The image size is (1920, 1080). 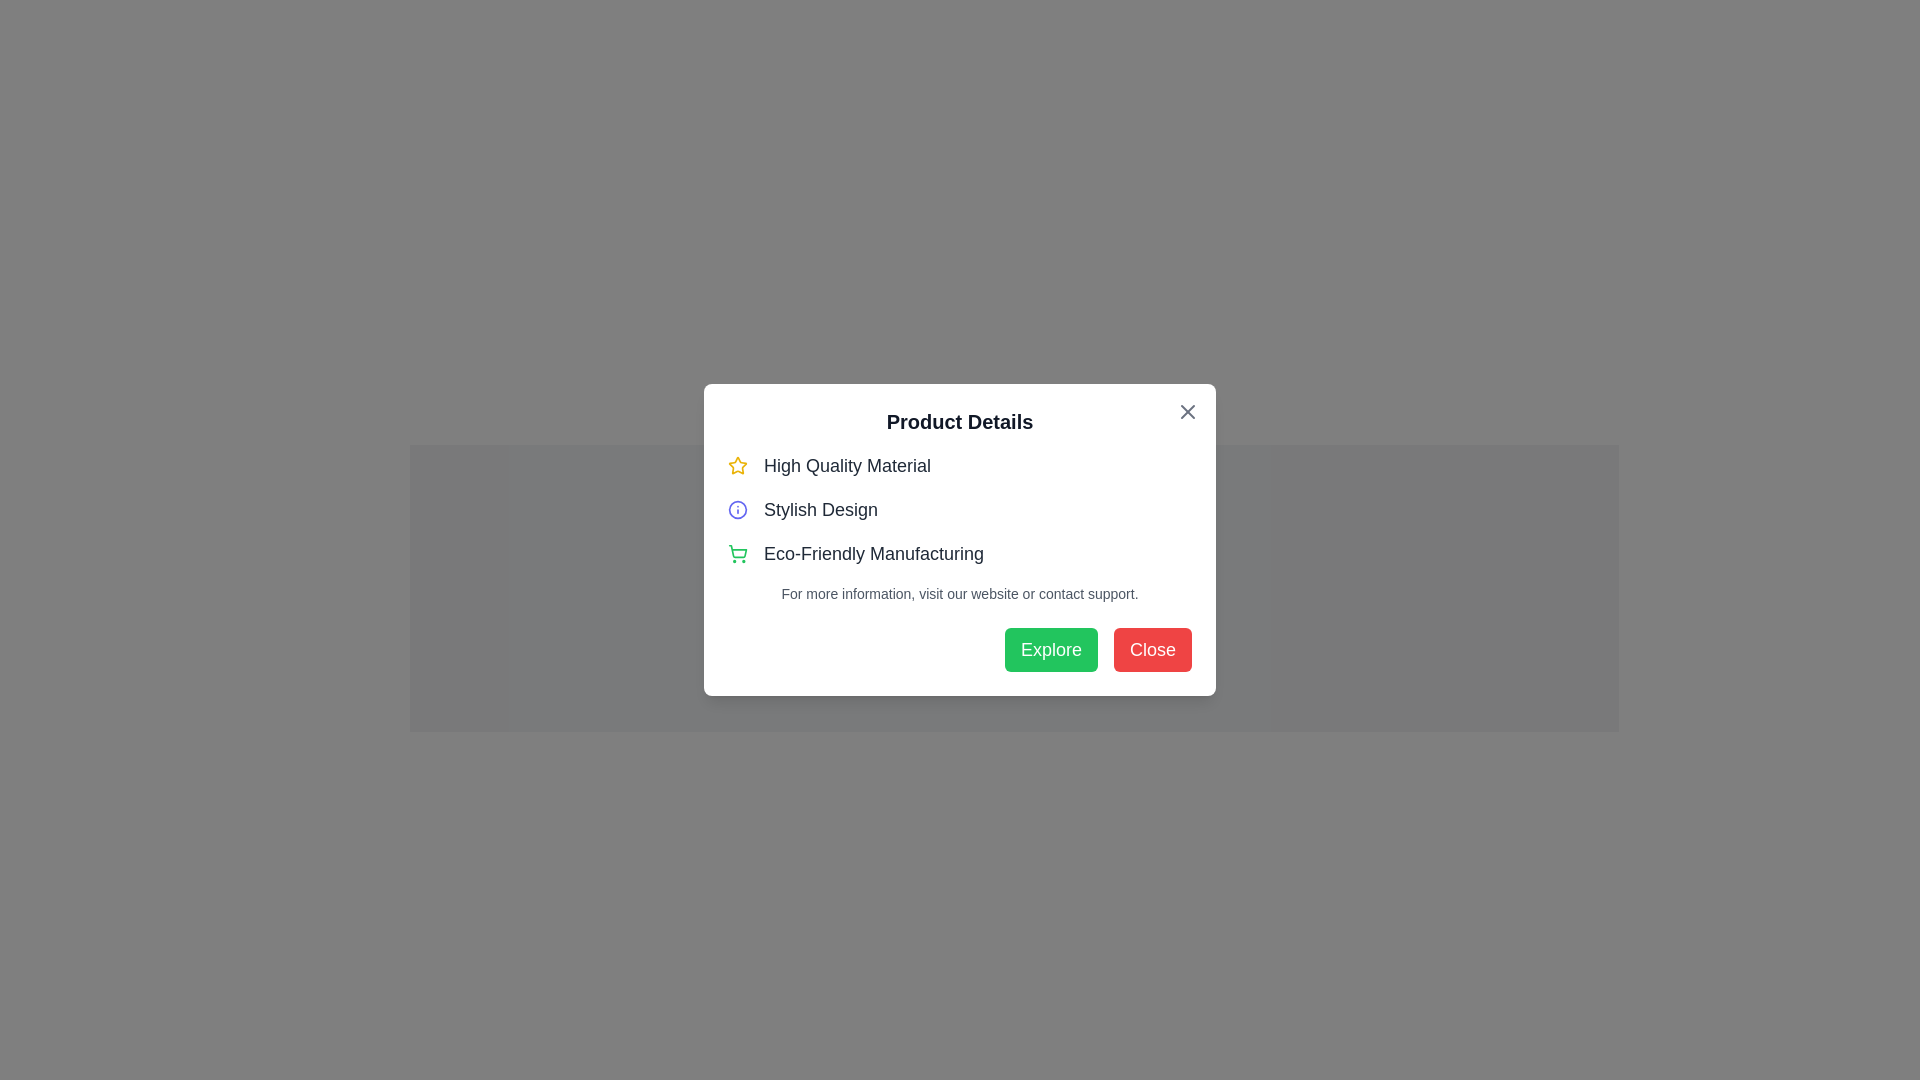 I want to click on the star icon located in the upper-left part of the dialog box, to the left of the text 'High Quality Material' to interact with it, so click(x=737, y=465).